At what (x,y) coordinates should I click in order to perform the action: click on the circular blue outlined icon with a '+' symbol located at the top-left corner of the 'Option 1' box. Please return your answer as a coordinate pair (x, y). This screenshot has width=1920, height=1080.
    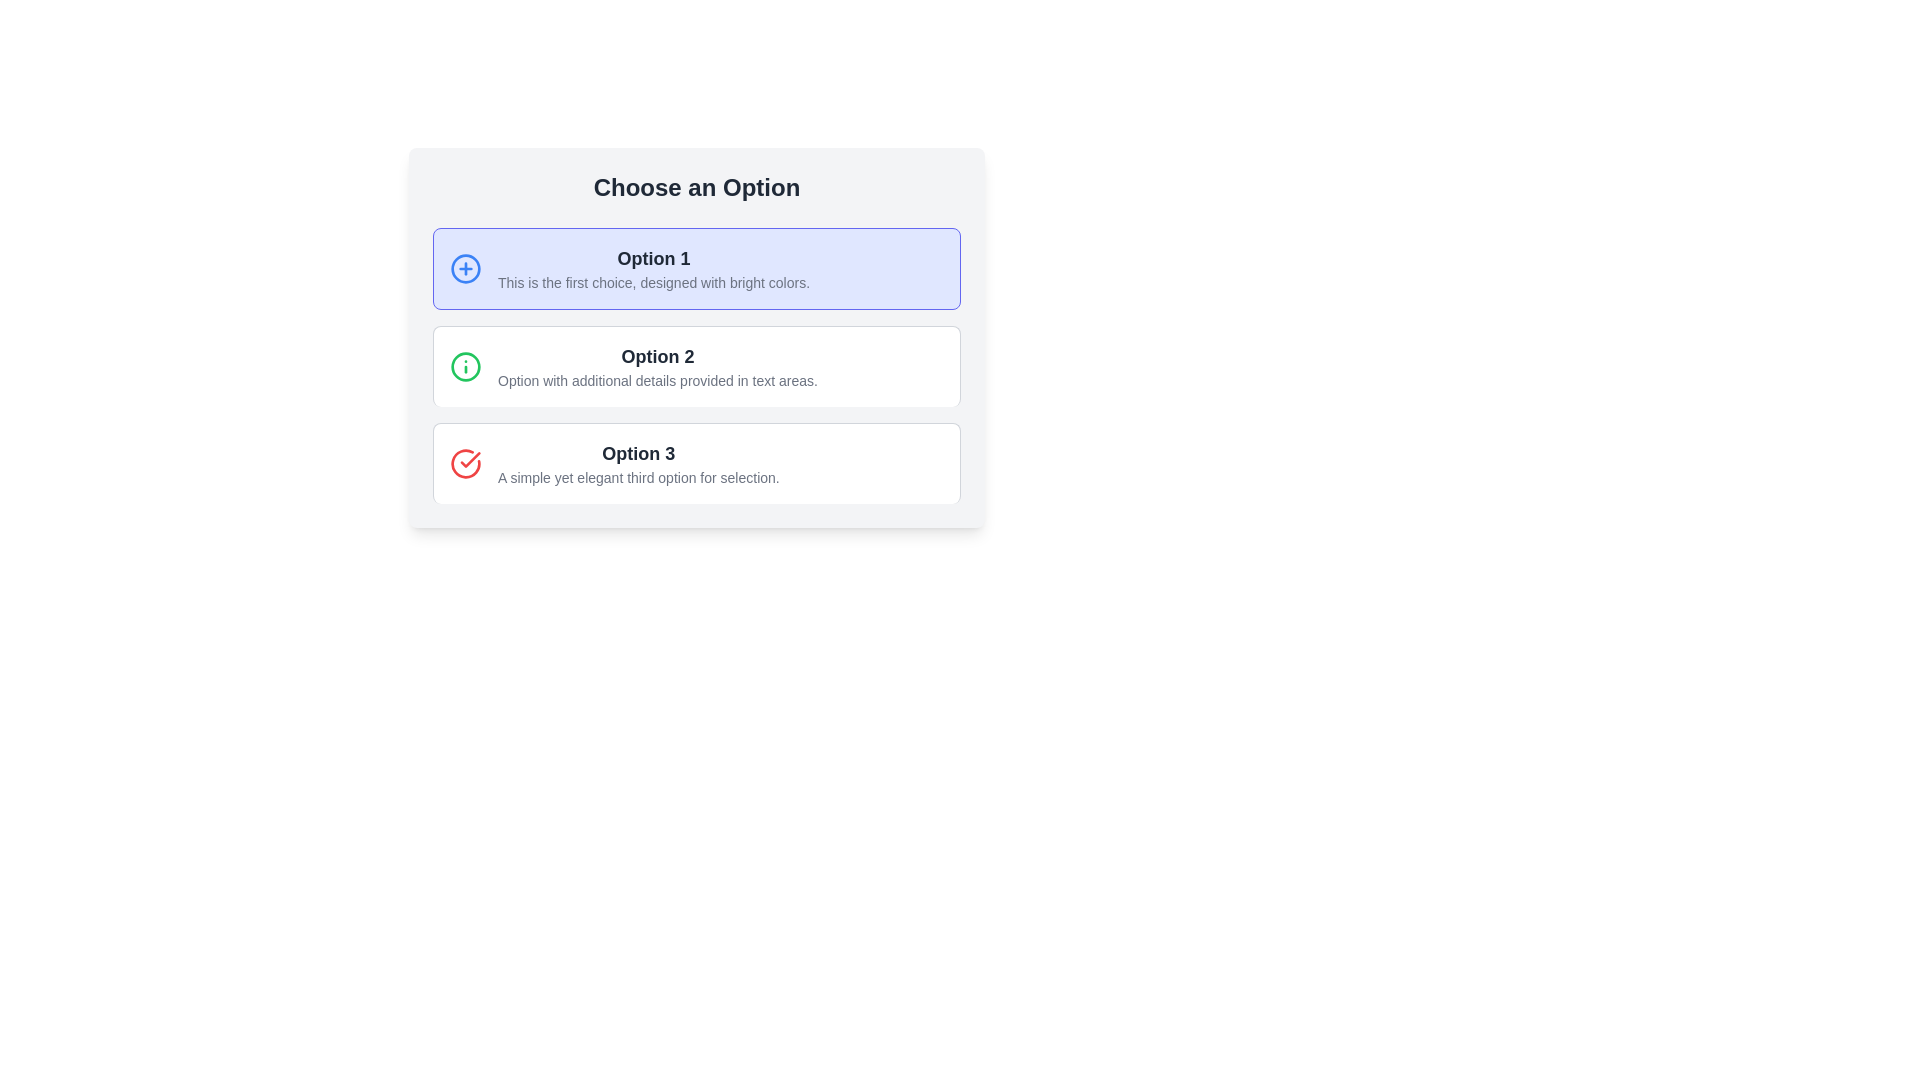
    Looking at the image, I should click on (464, 268).